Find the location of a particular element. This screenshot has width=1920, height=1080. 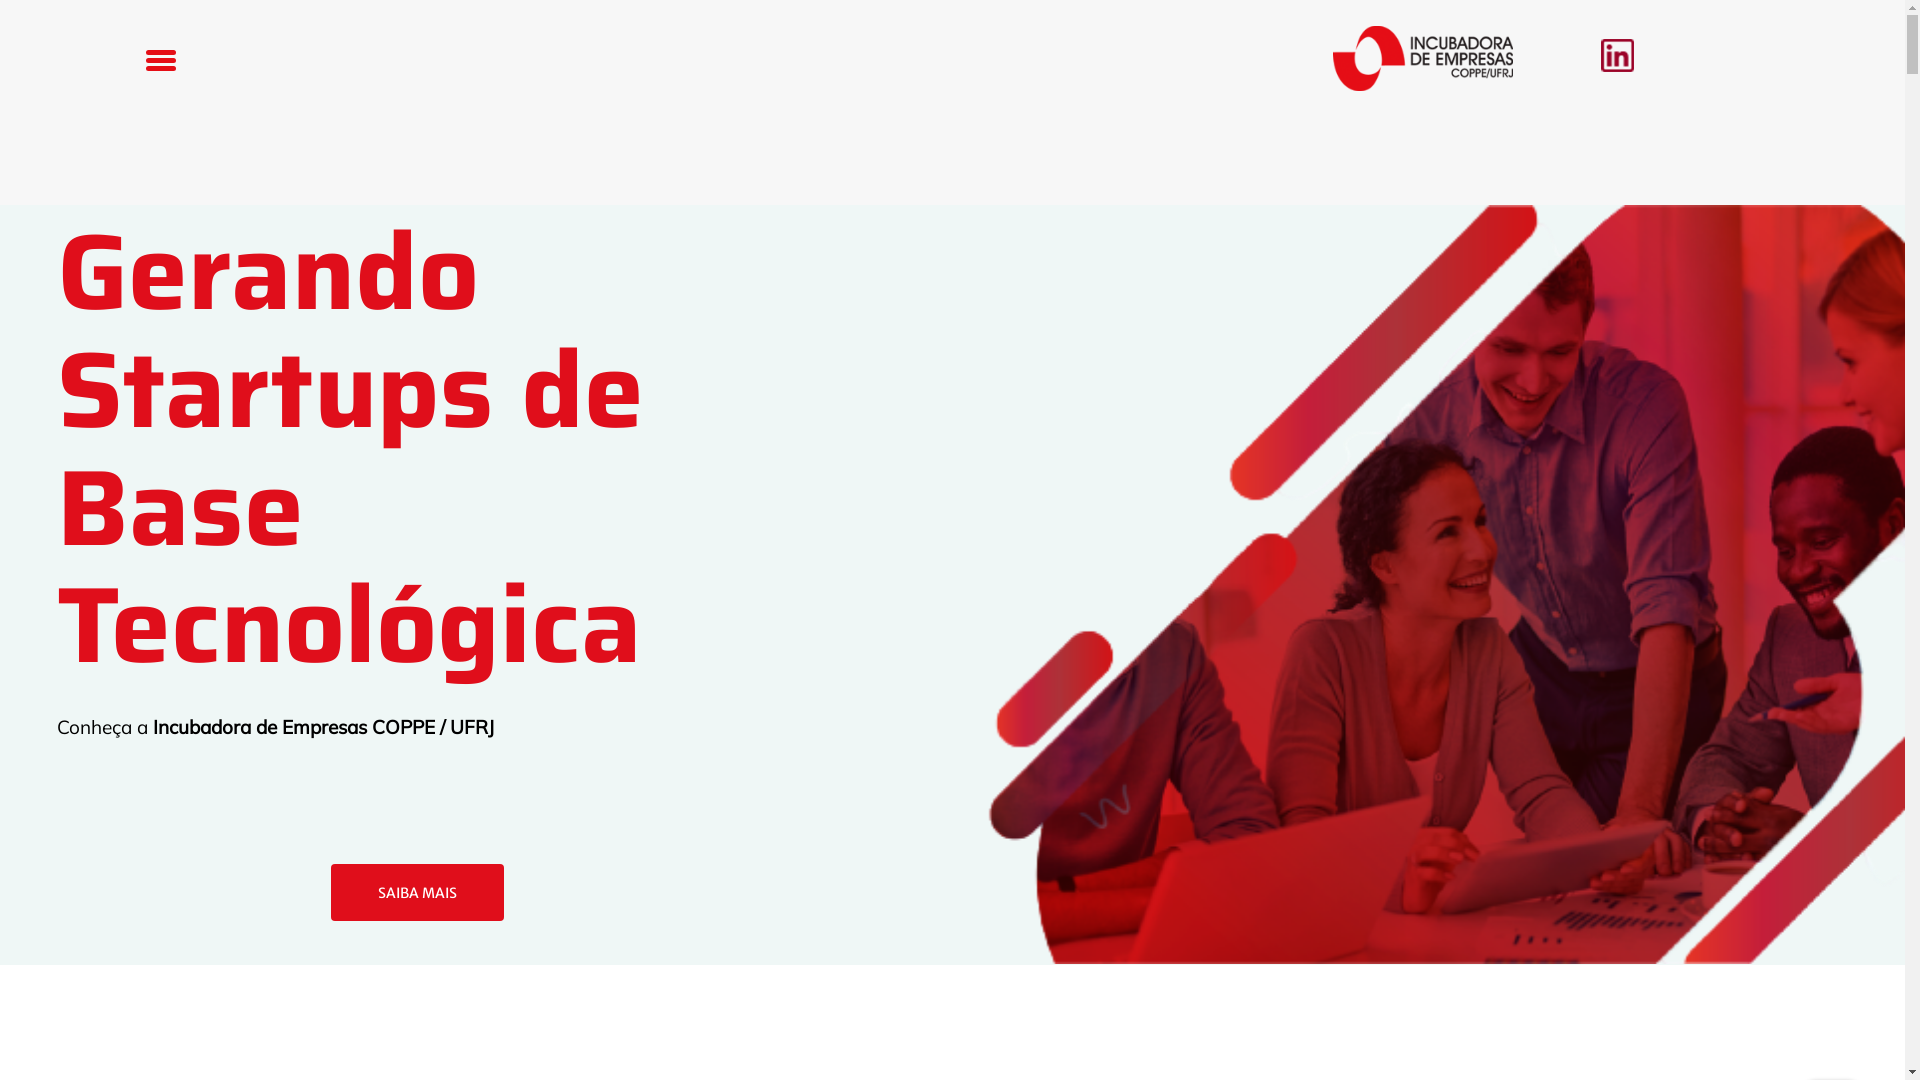

'SAIBA MAIS' is located at coordinates (416, 892).